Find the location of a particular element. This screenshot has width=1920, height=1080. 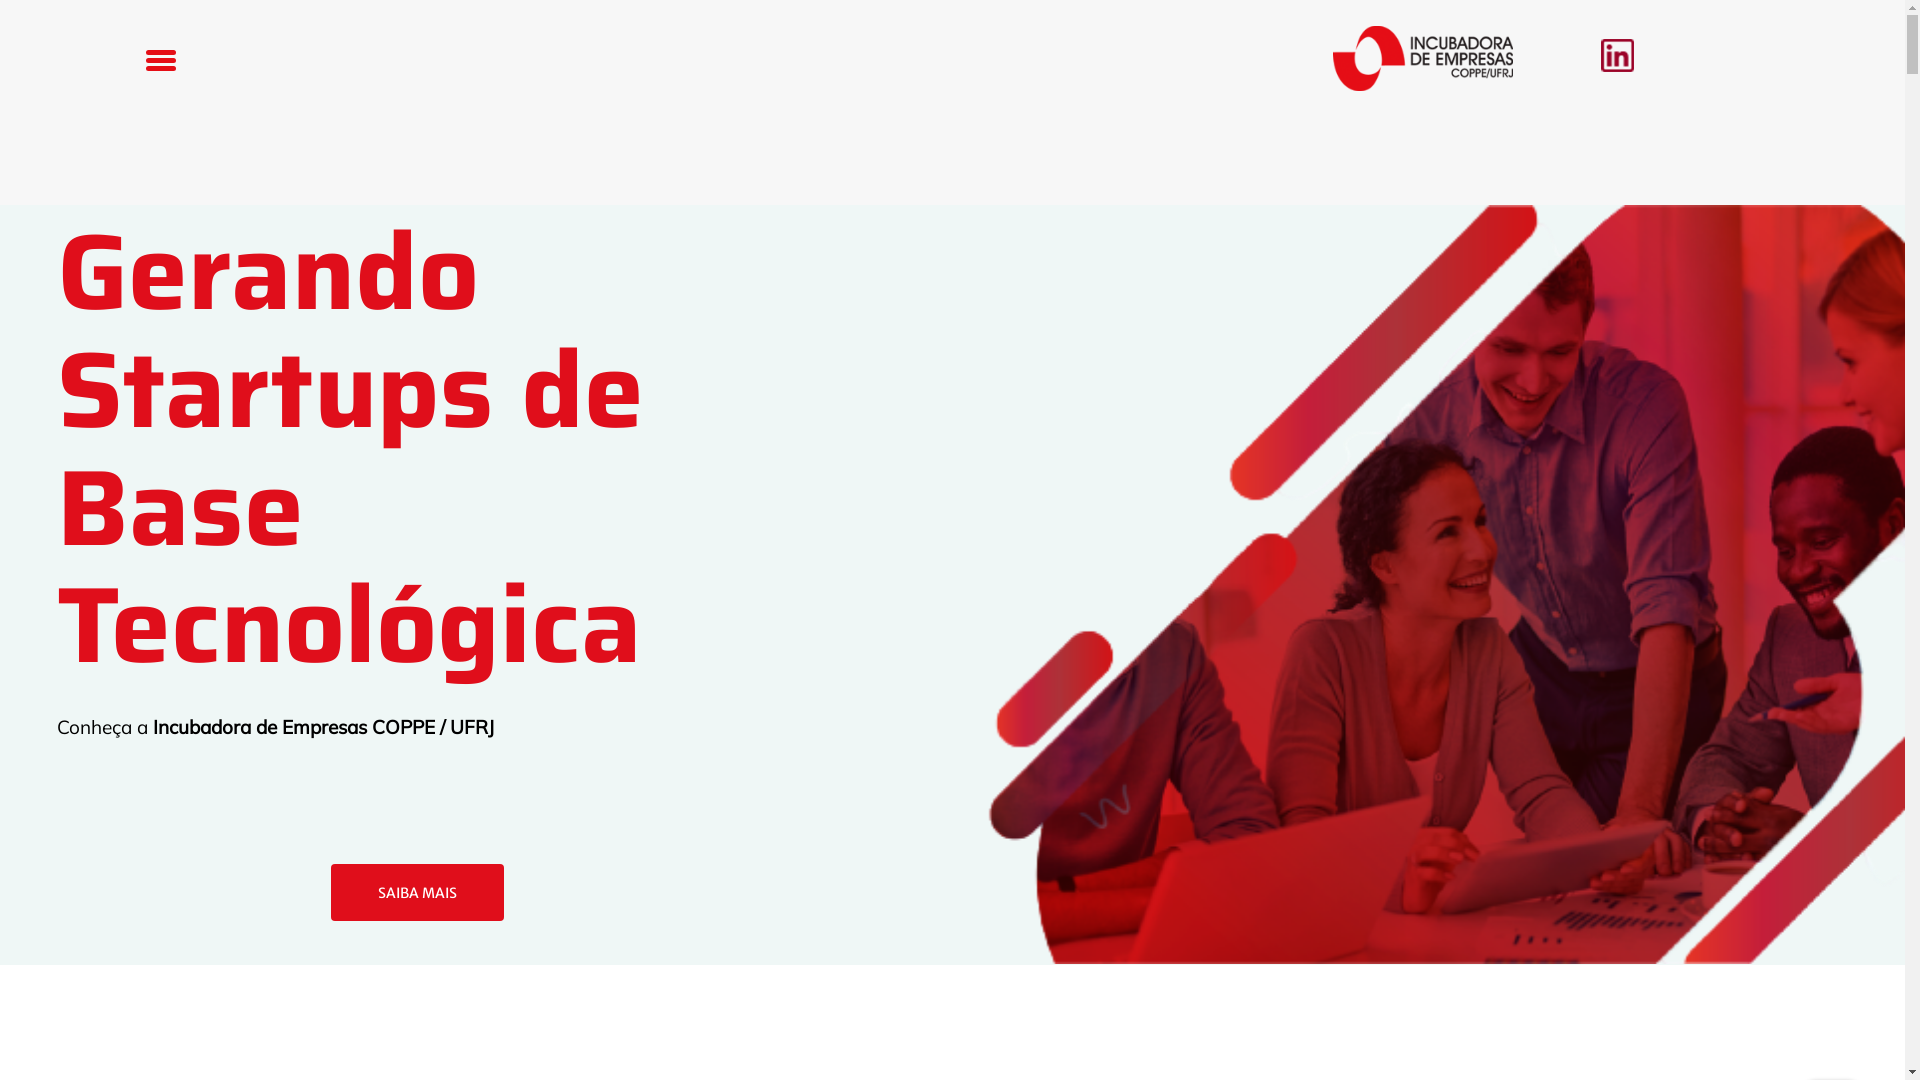

'SAIBA MAIS' is located at coordinates (416, 892).